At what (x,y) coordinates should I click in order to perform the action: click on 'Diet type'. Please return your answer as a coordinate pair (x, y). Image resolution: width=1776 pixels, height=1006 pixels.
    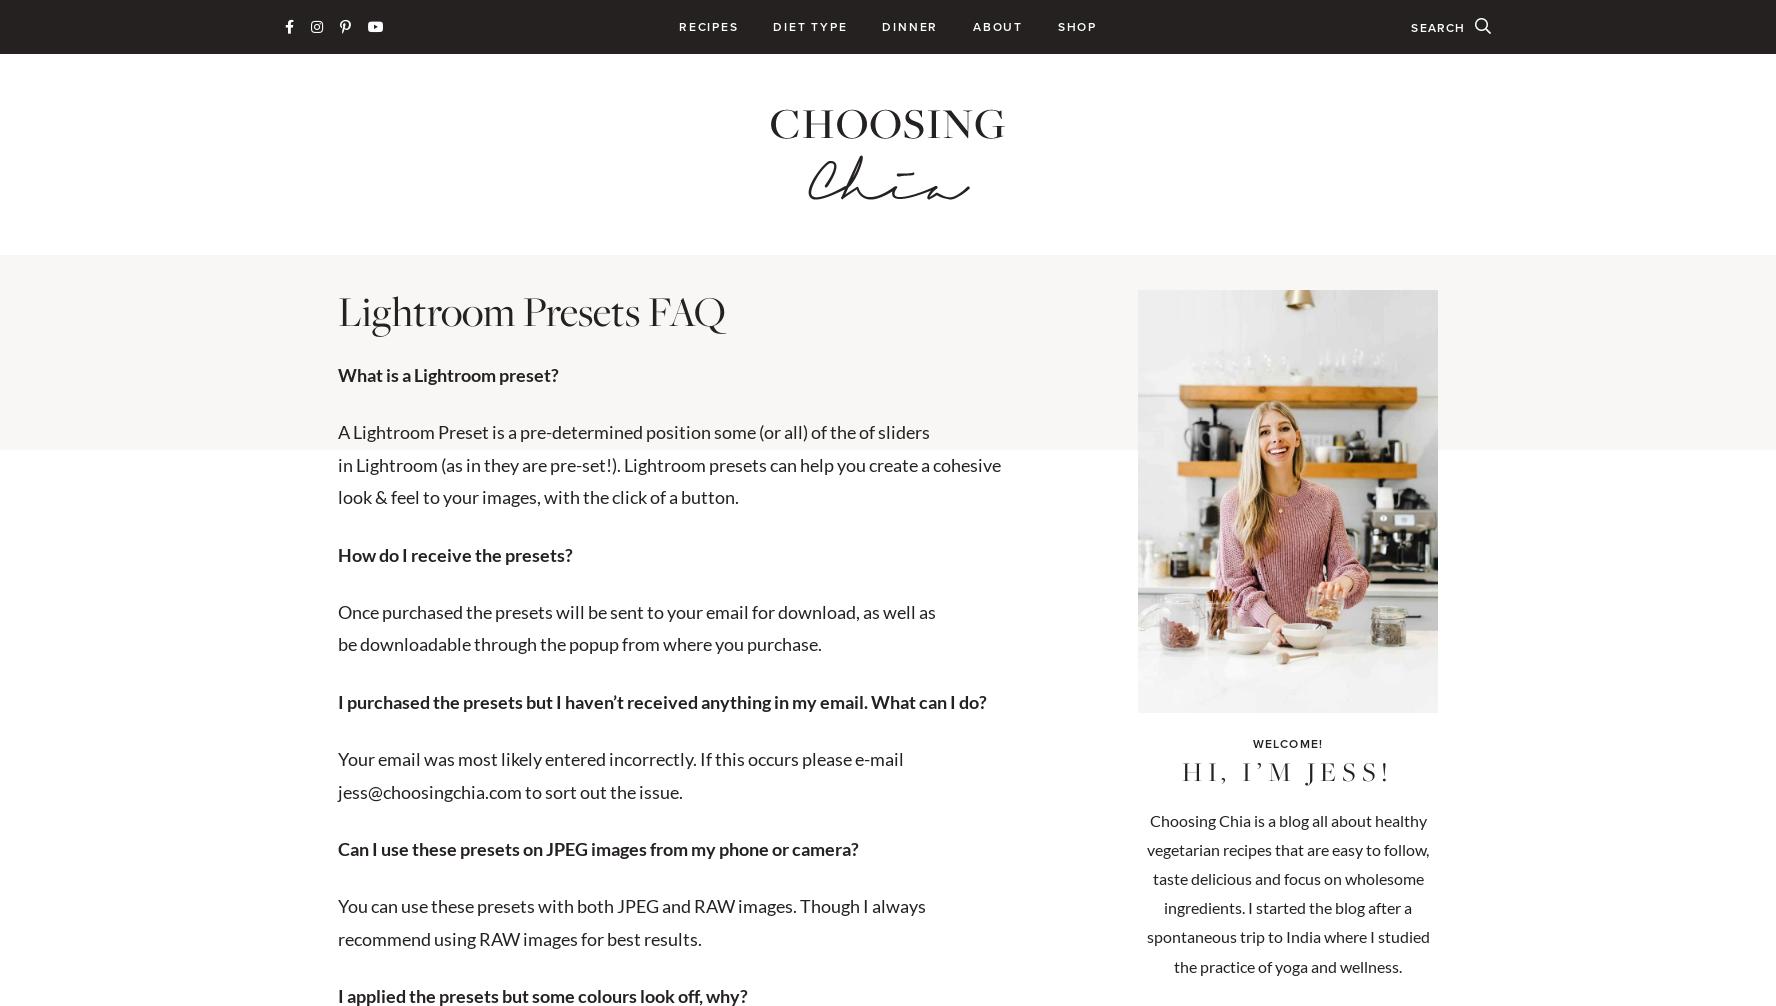
    Looking at the image, I should click on (771, 26).